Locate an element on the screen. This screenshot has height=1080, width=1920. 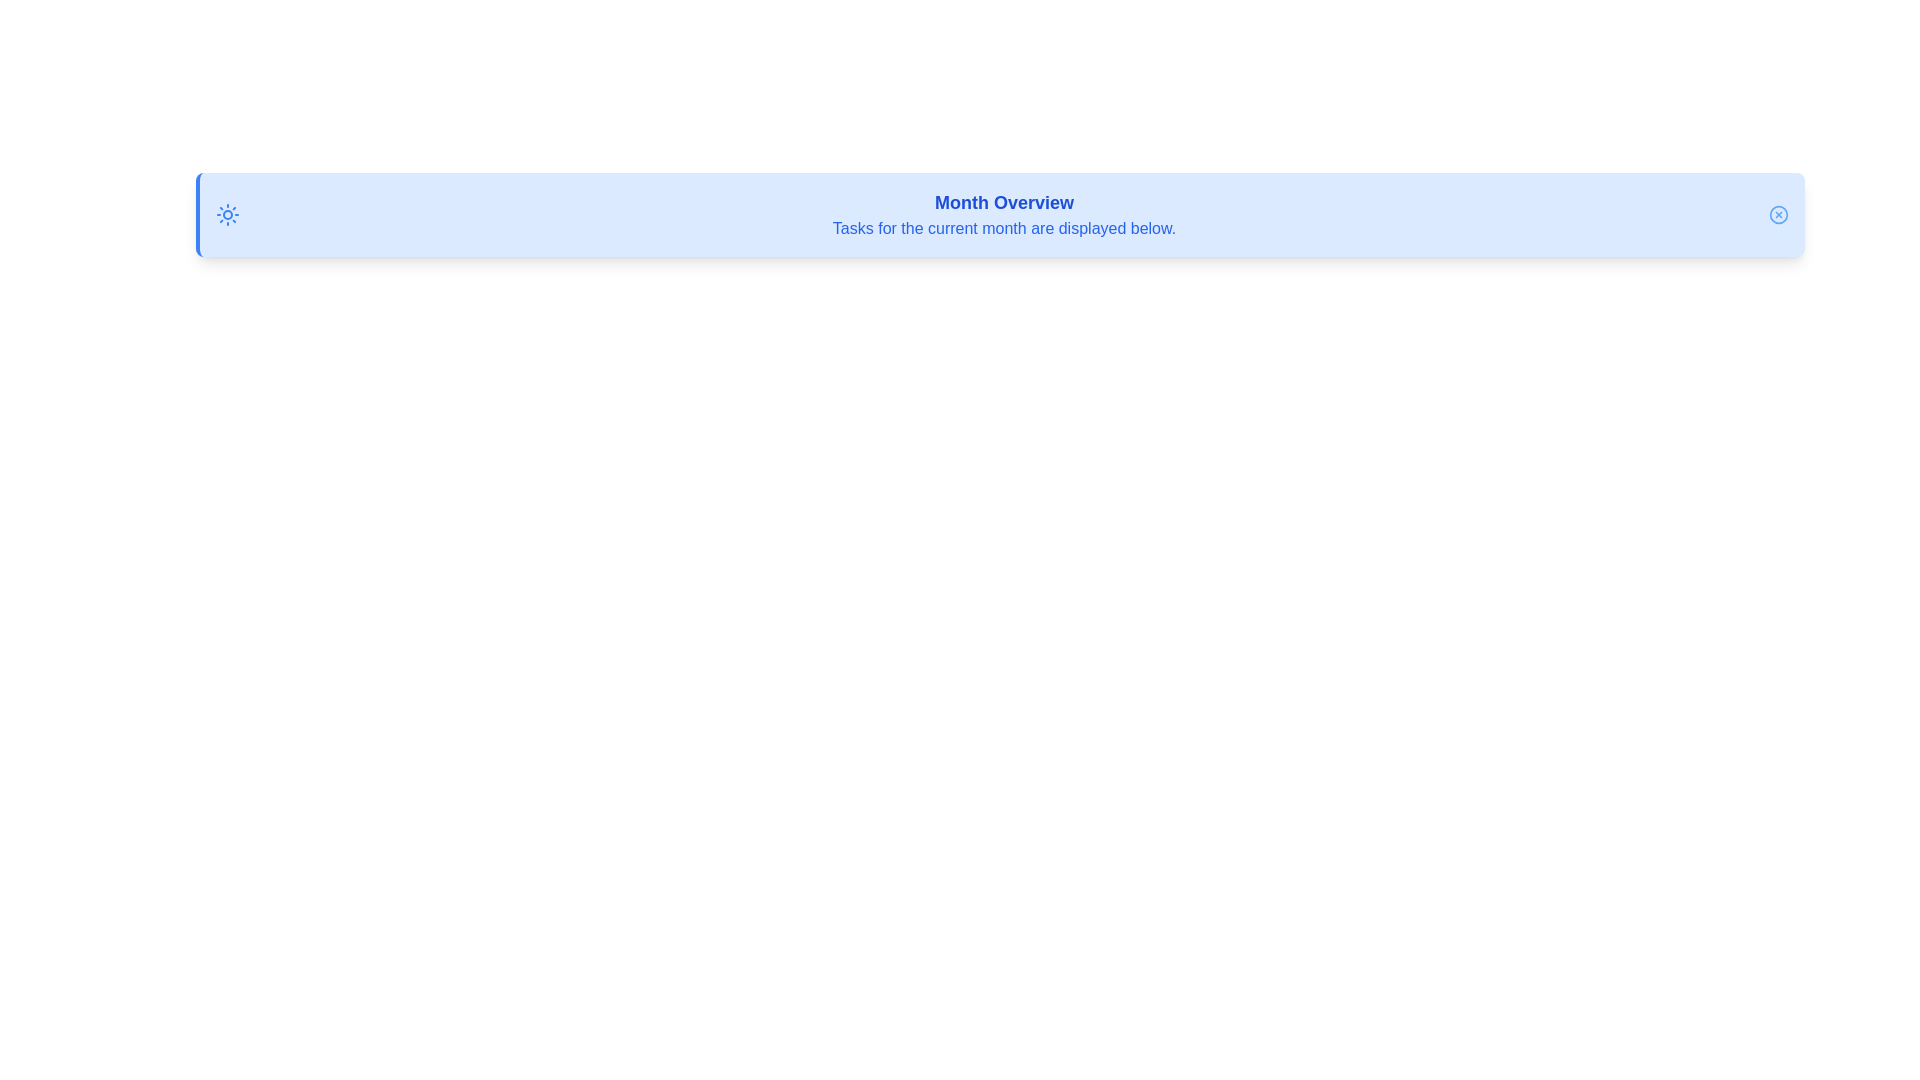
the Sun icon next to the alert title is located at coordinates (227, 215).